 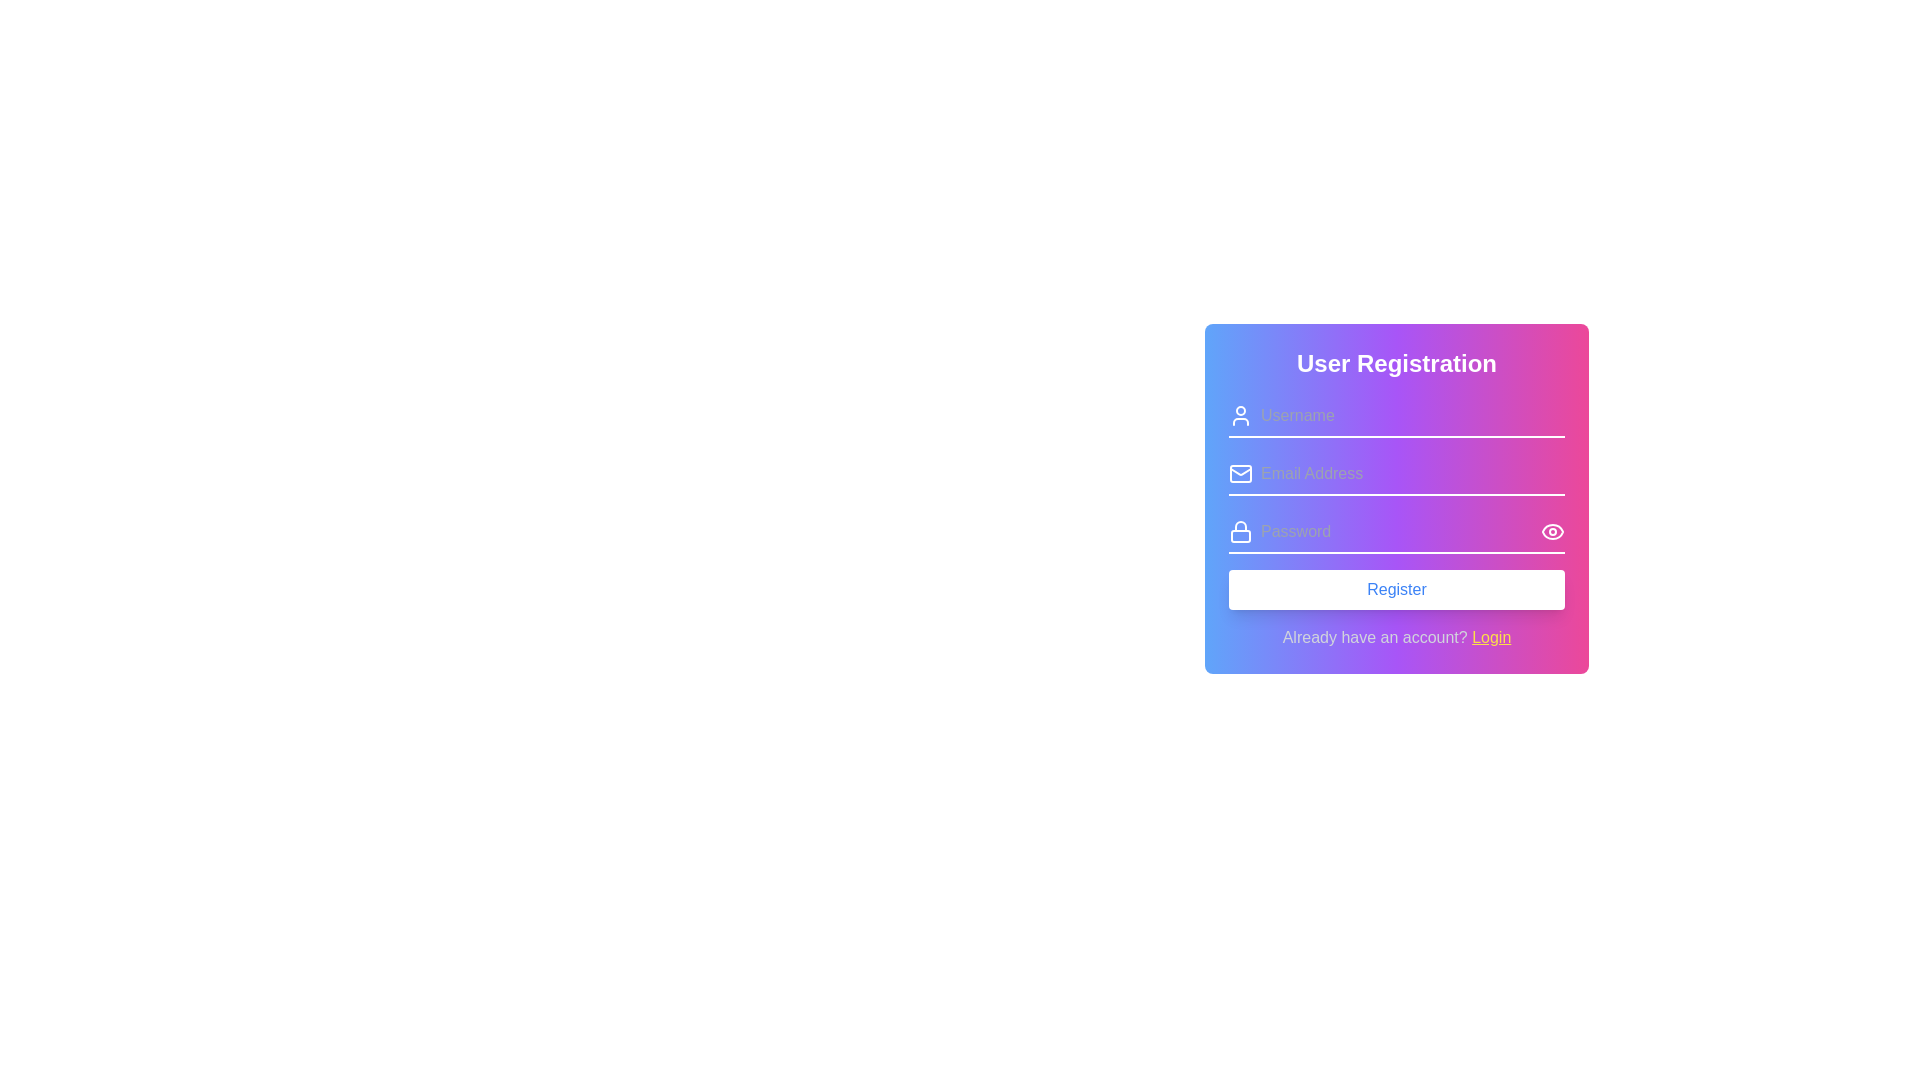 What do you see at coordinates (1395, 589) in the screenshot?
I see `the 'Register' button which is a rectangular button with a white background and blue text, located at the bottom of the form layout` at bounding box center [1395, 589].